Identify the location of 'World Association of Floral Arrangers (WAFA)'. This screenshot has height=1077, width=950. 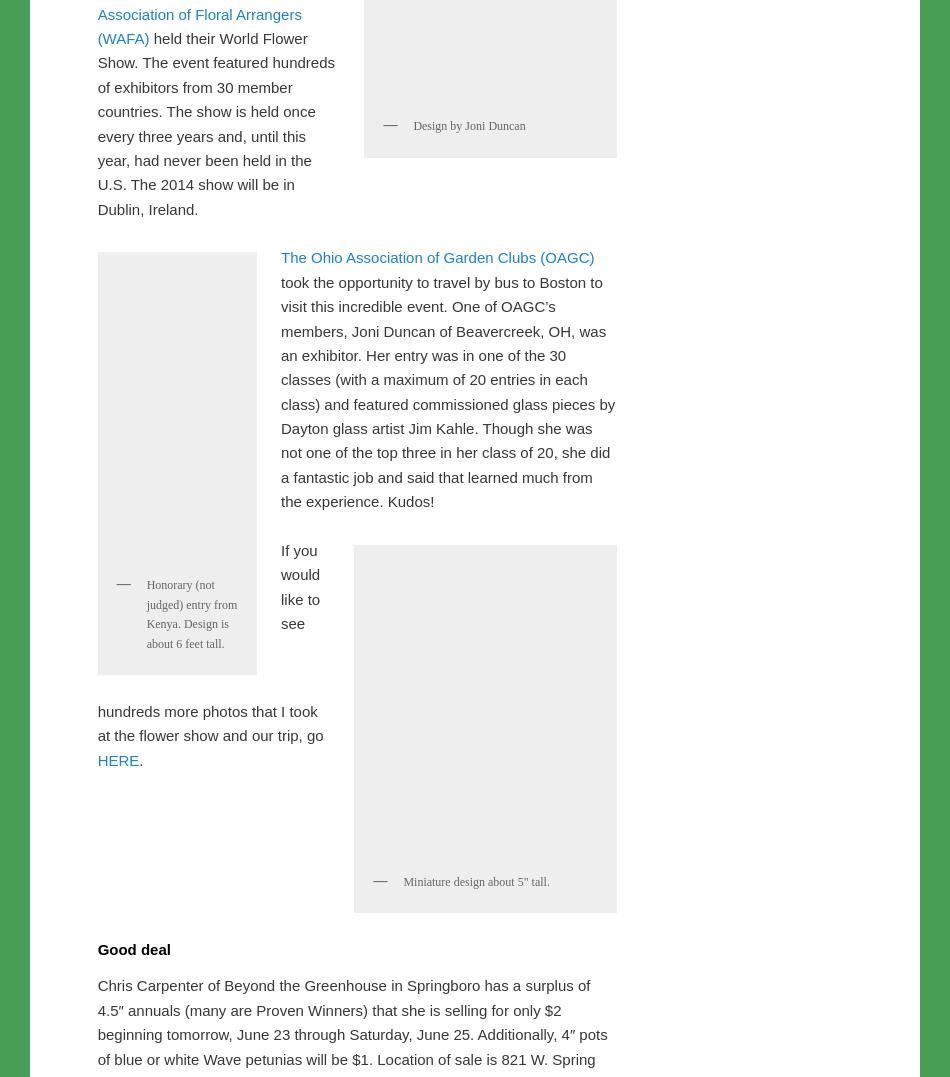
(96, 431).